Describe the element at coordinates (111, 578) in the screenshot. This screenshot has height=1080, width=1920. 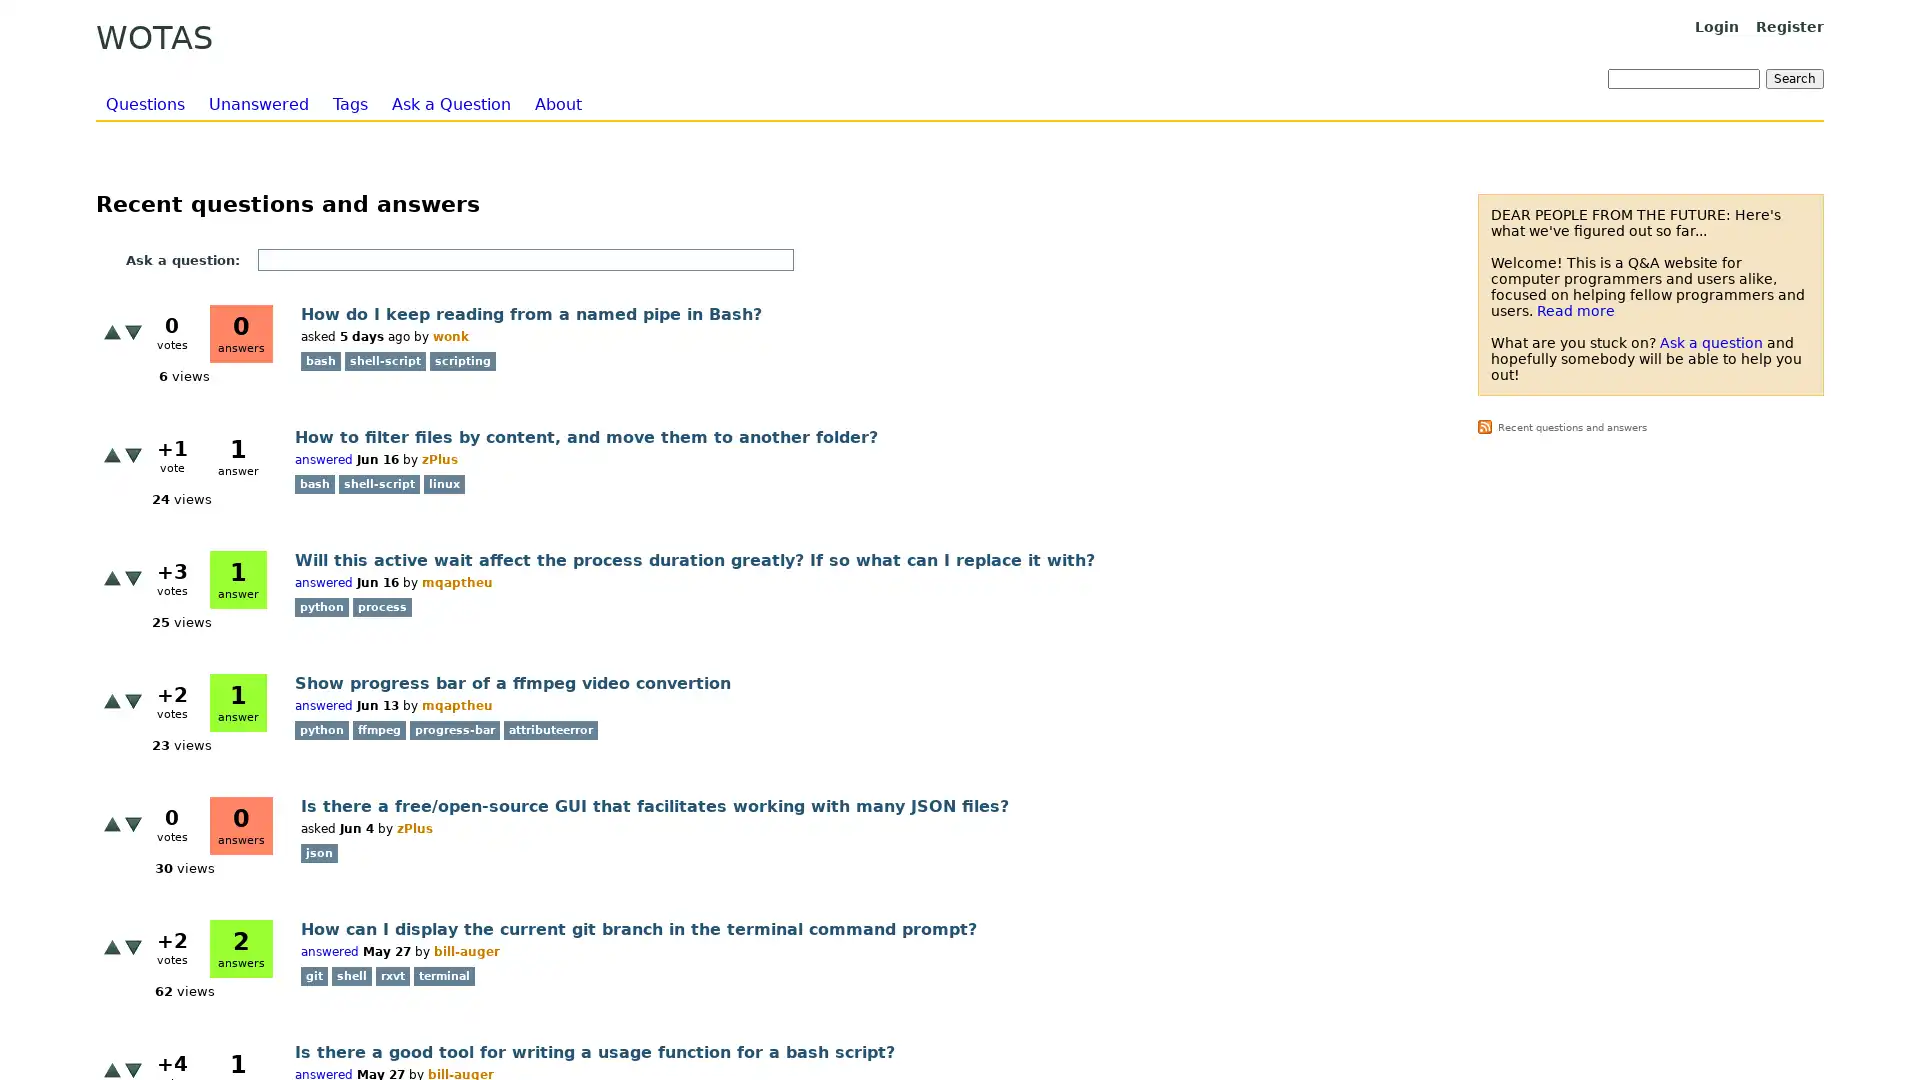
I see `+` at that location.